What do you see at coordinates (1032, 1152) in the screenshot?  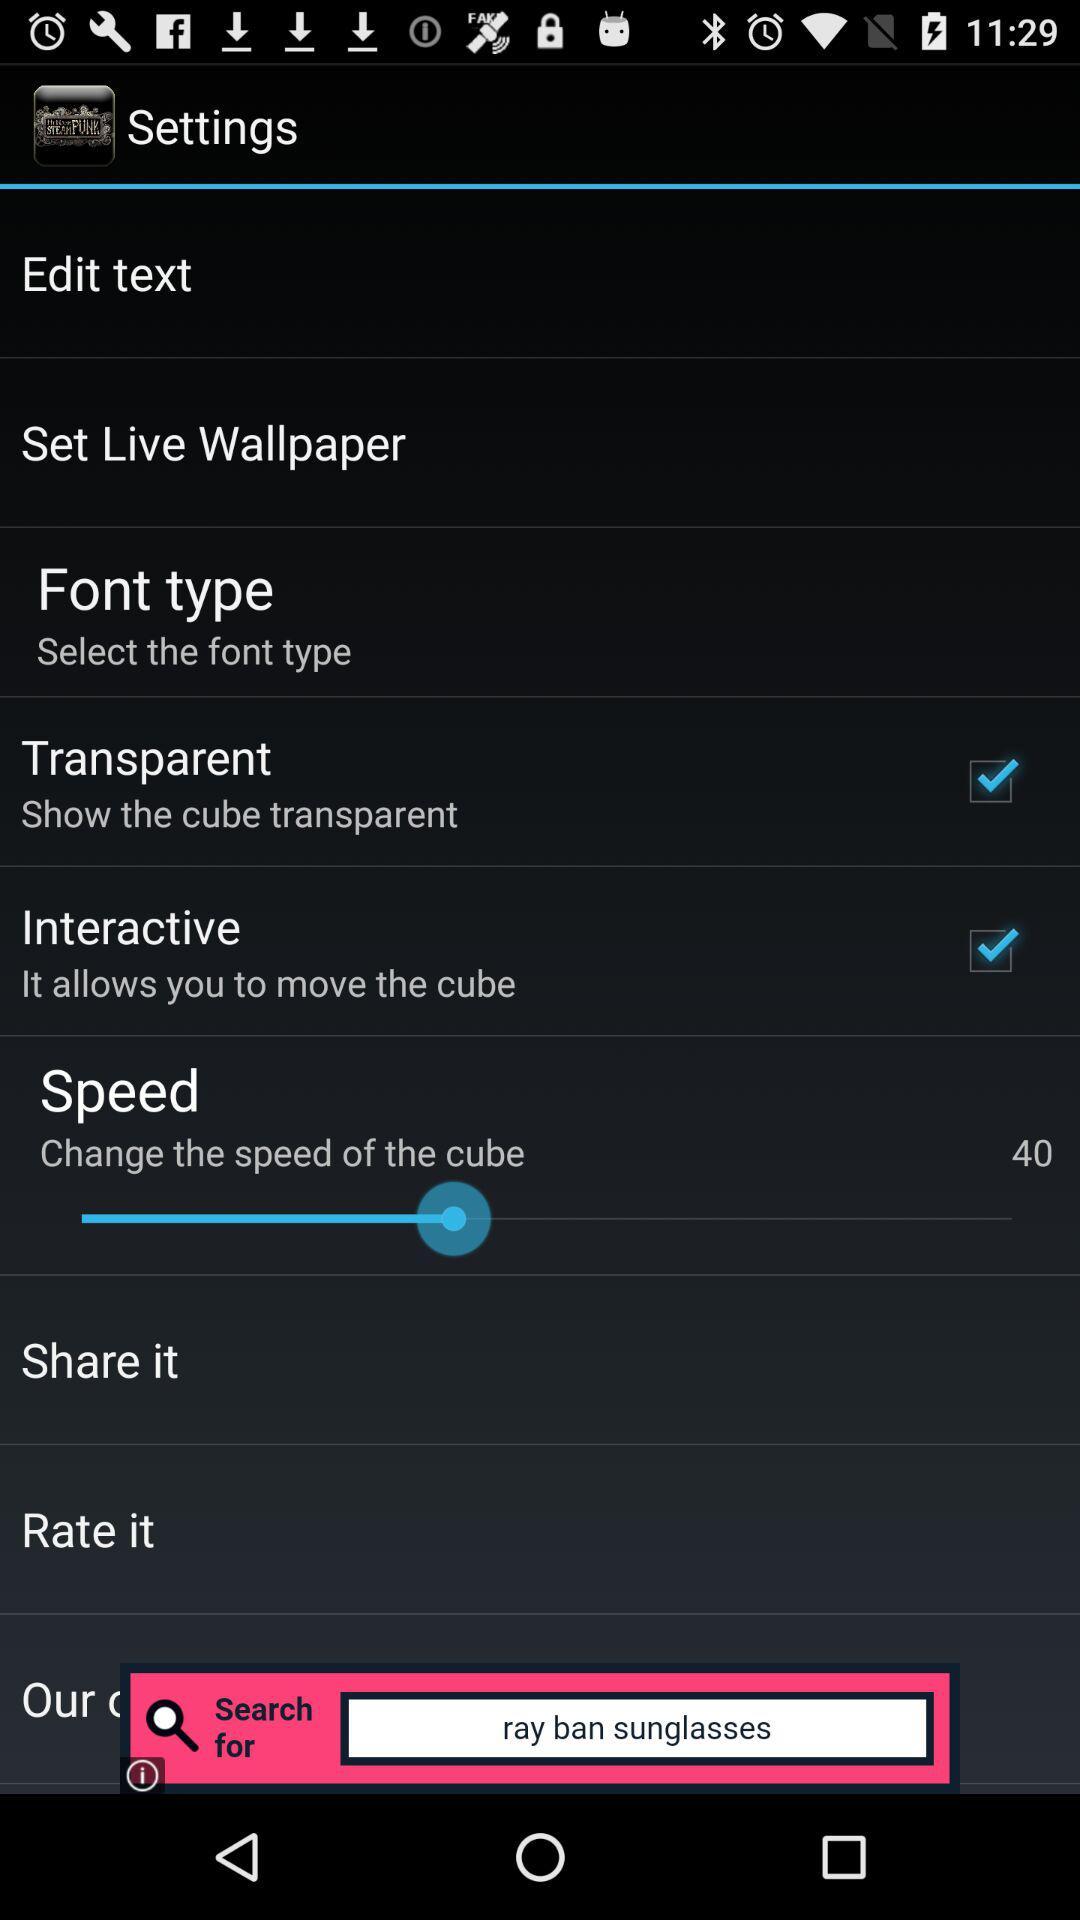 I see `the icon below speed item` at bounding box center [1032, 1152].